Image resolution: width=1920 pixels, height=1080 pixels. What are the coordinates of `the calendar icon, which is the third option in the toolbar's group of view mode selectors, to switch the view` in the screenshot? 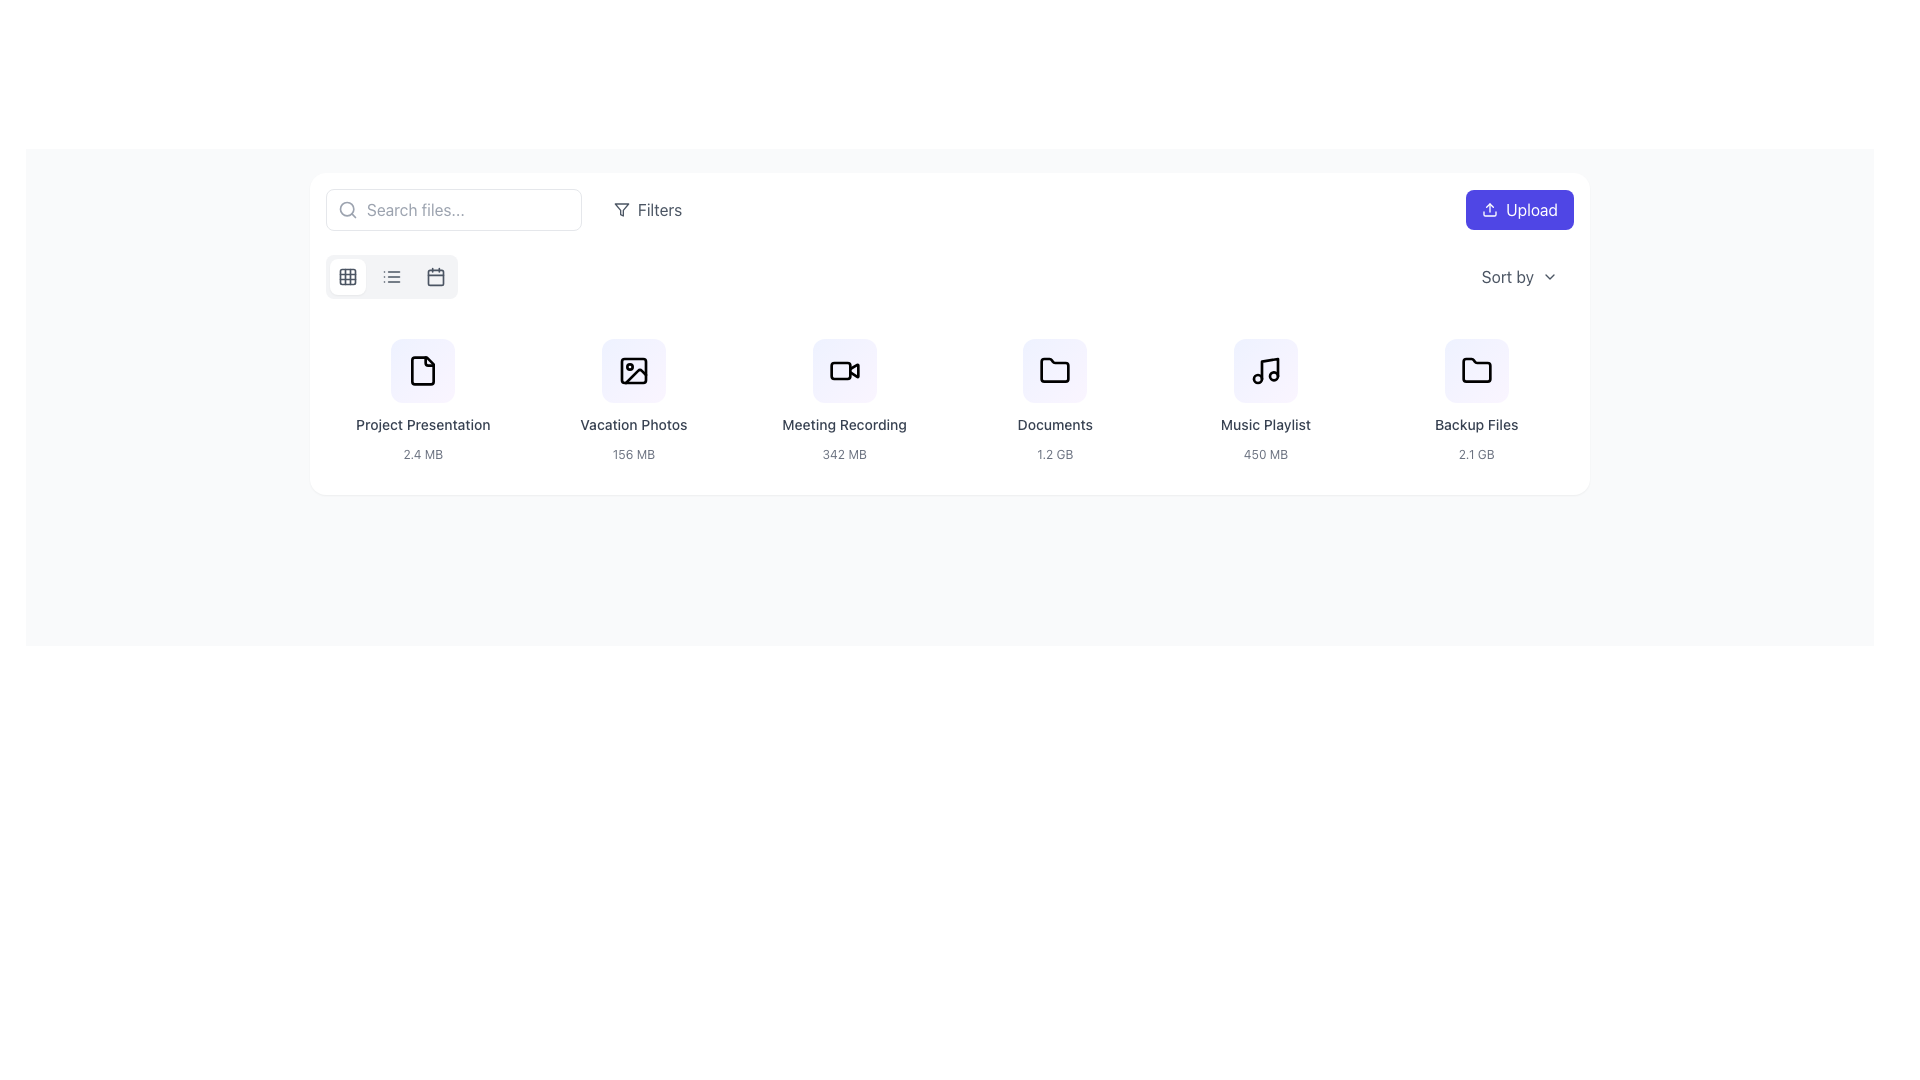 It's located at (435, 277).